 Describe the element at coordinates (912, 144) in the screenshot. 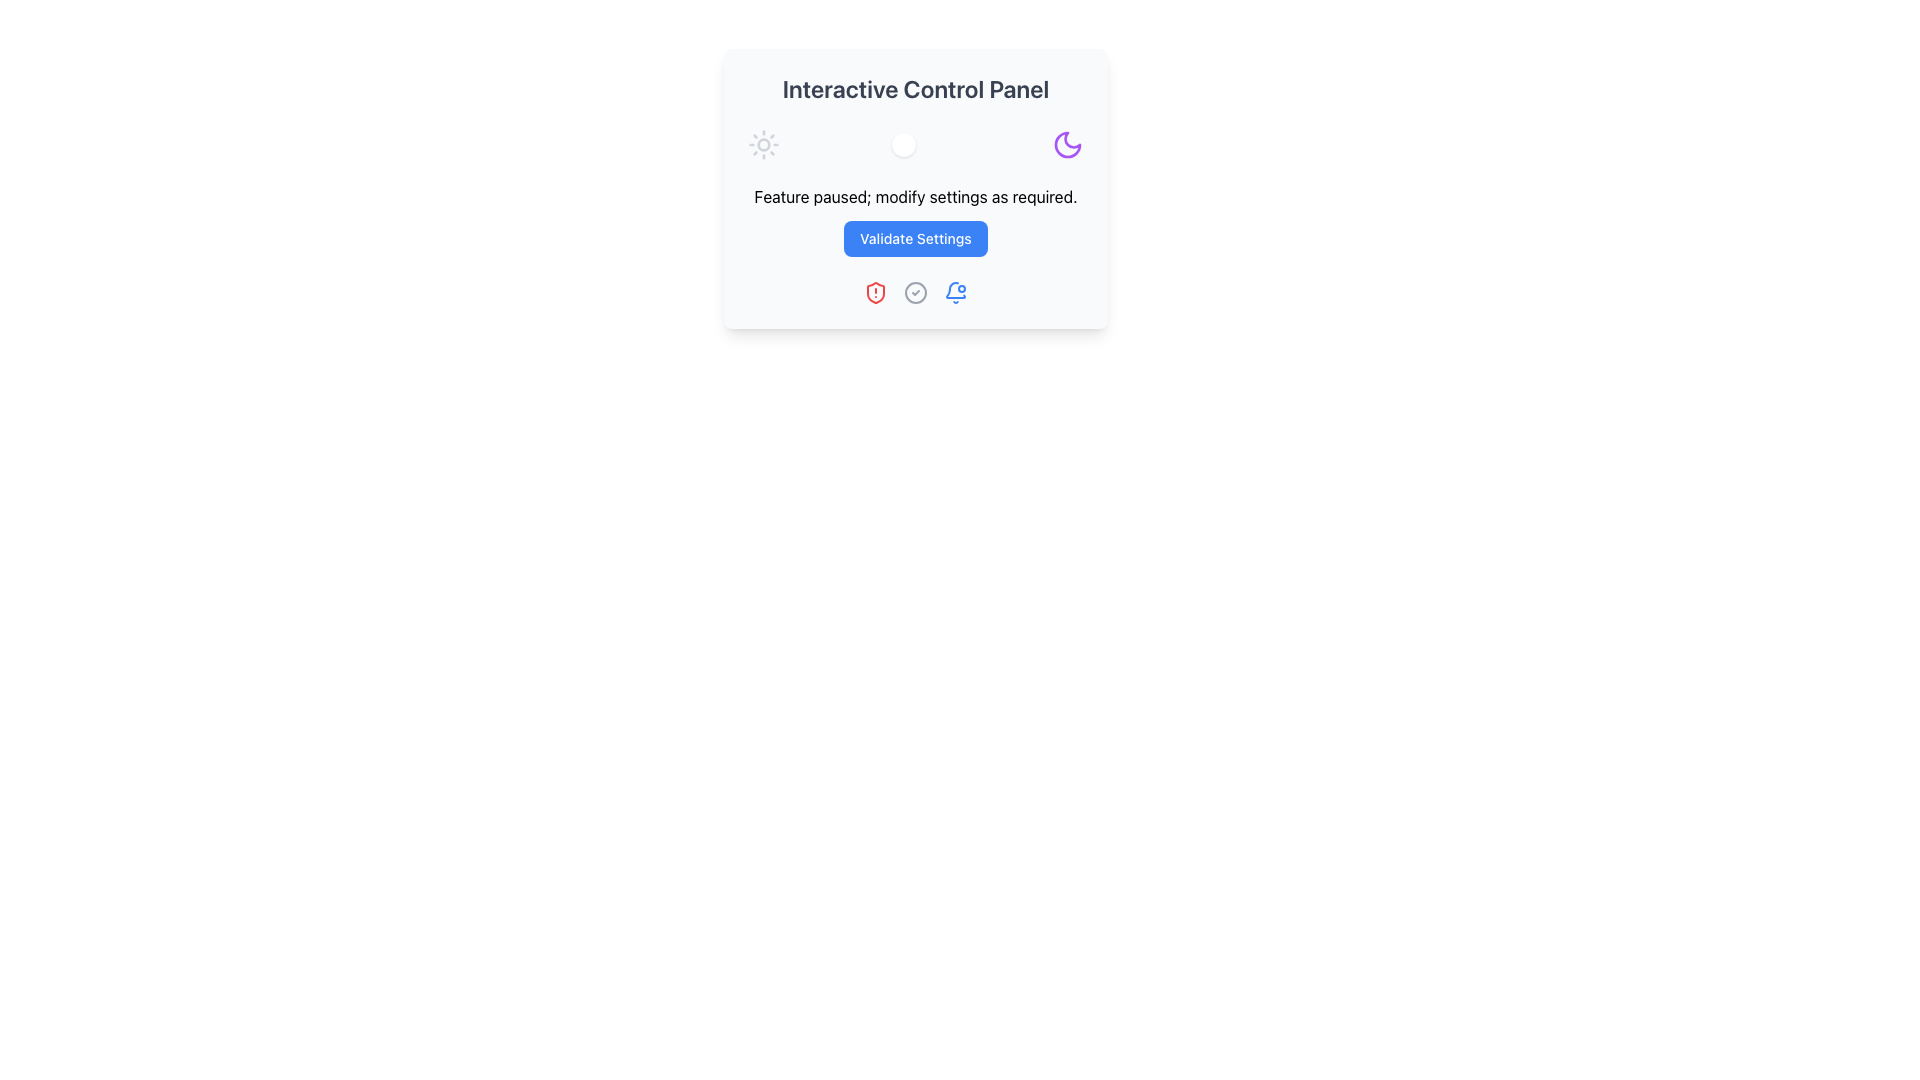

I see `the slider` at that location.